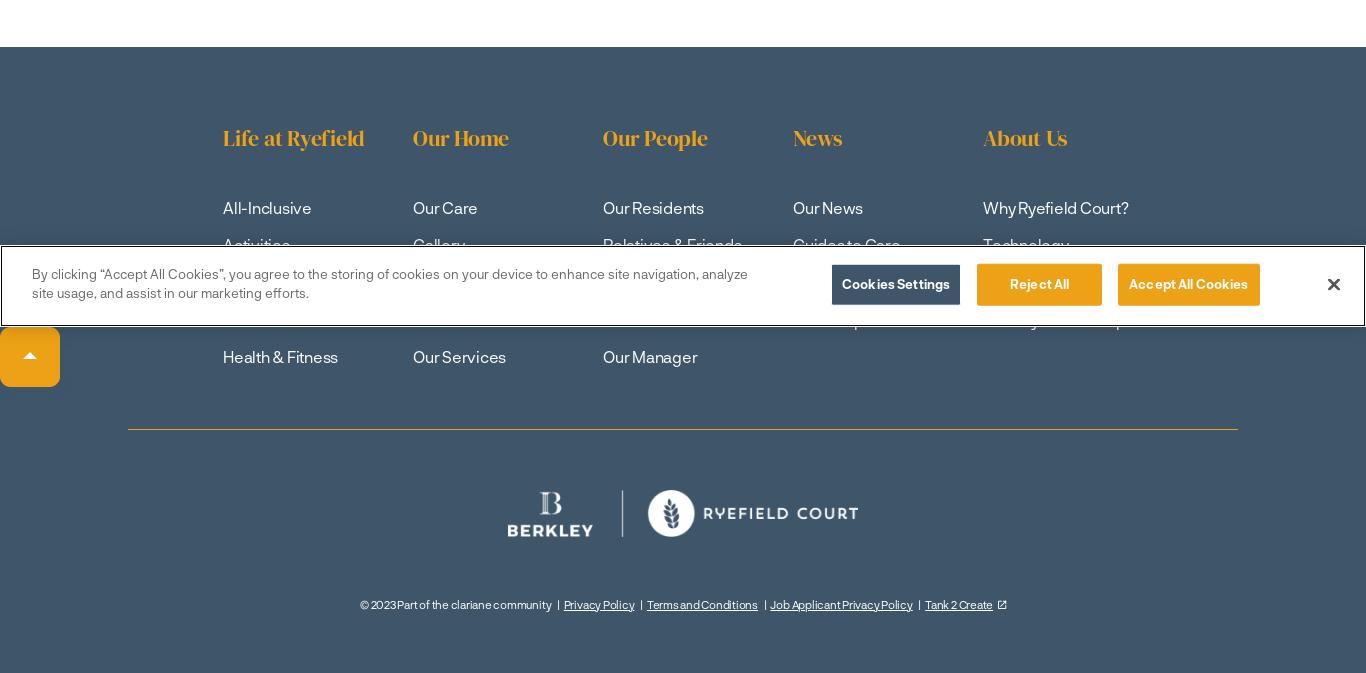  Describe the element at coordinates (1053, 318) in the screenshot. I see `'Berkley Care Group'` at that location.